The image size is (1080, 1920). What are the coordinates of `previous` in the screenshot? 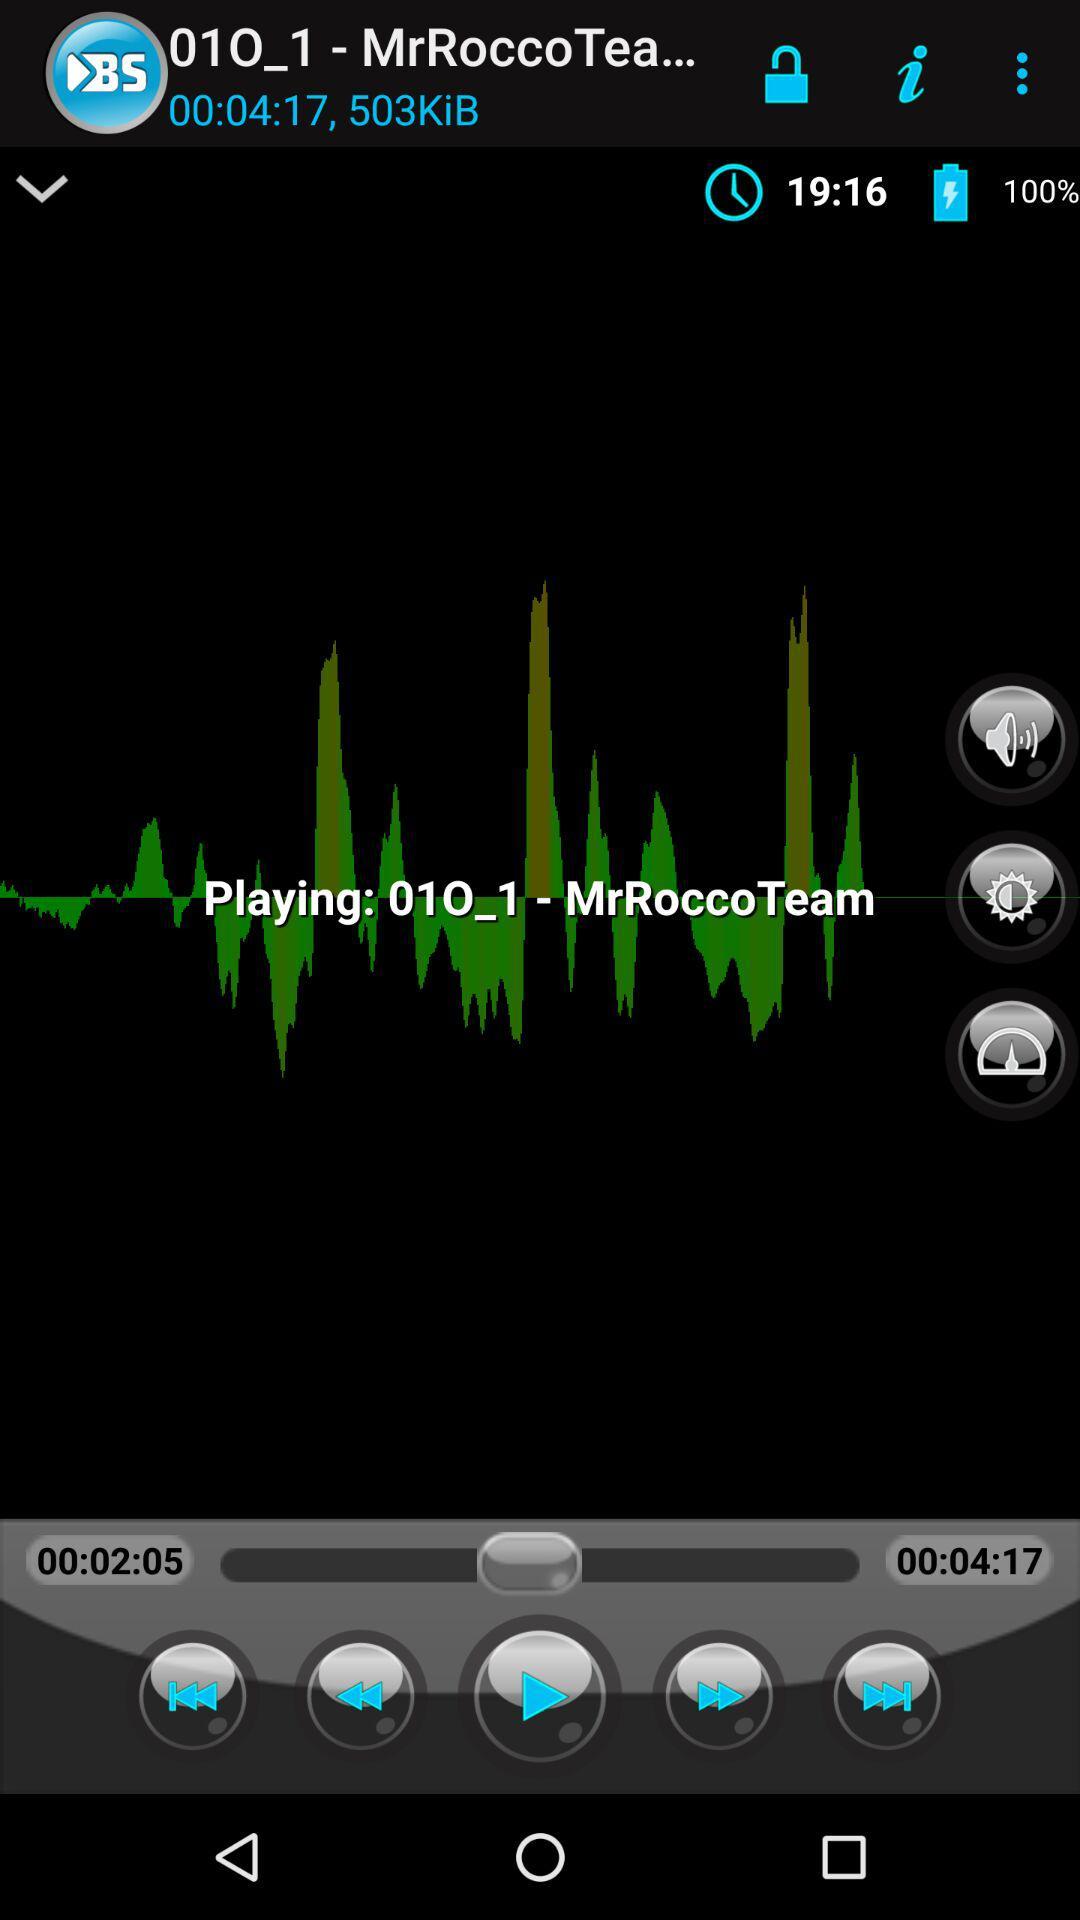 It's located at (192, 1695).